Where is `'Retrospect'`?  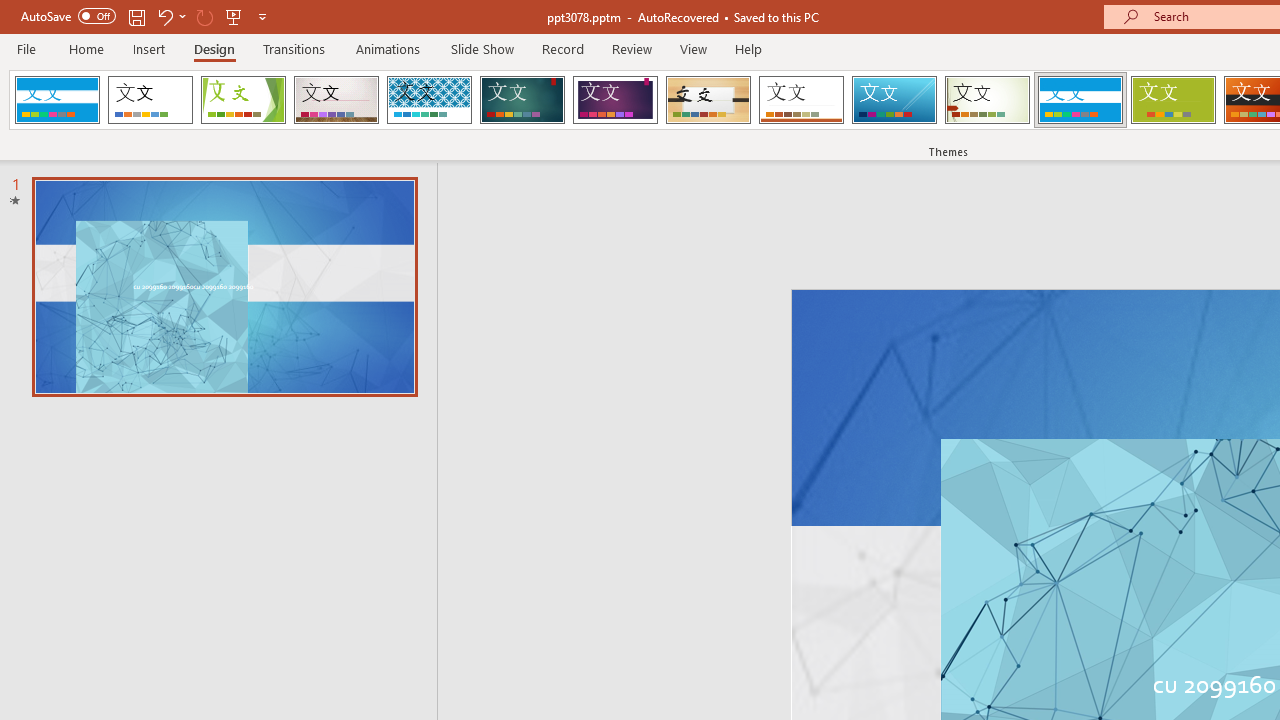
'Retrospect' is located at coordinates (801, 100).